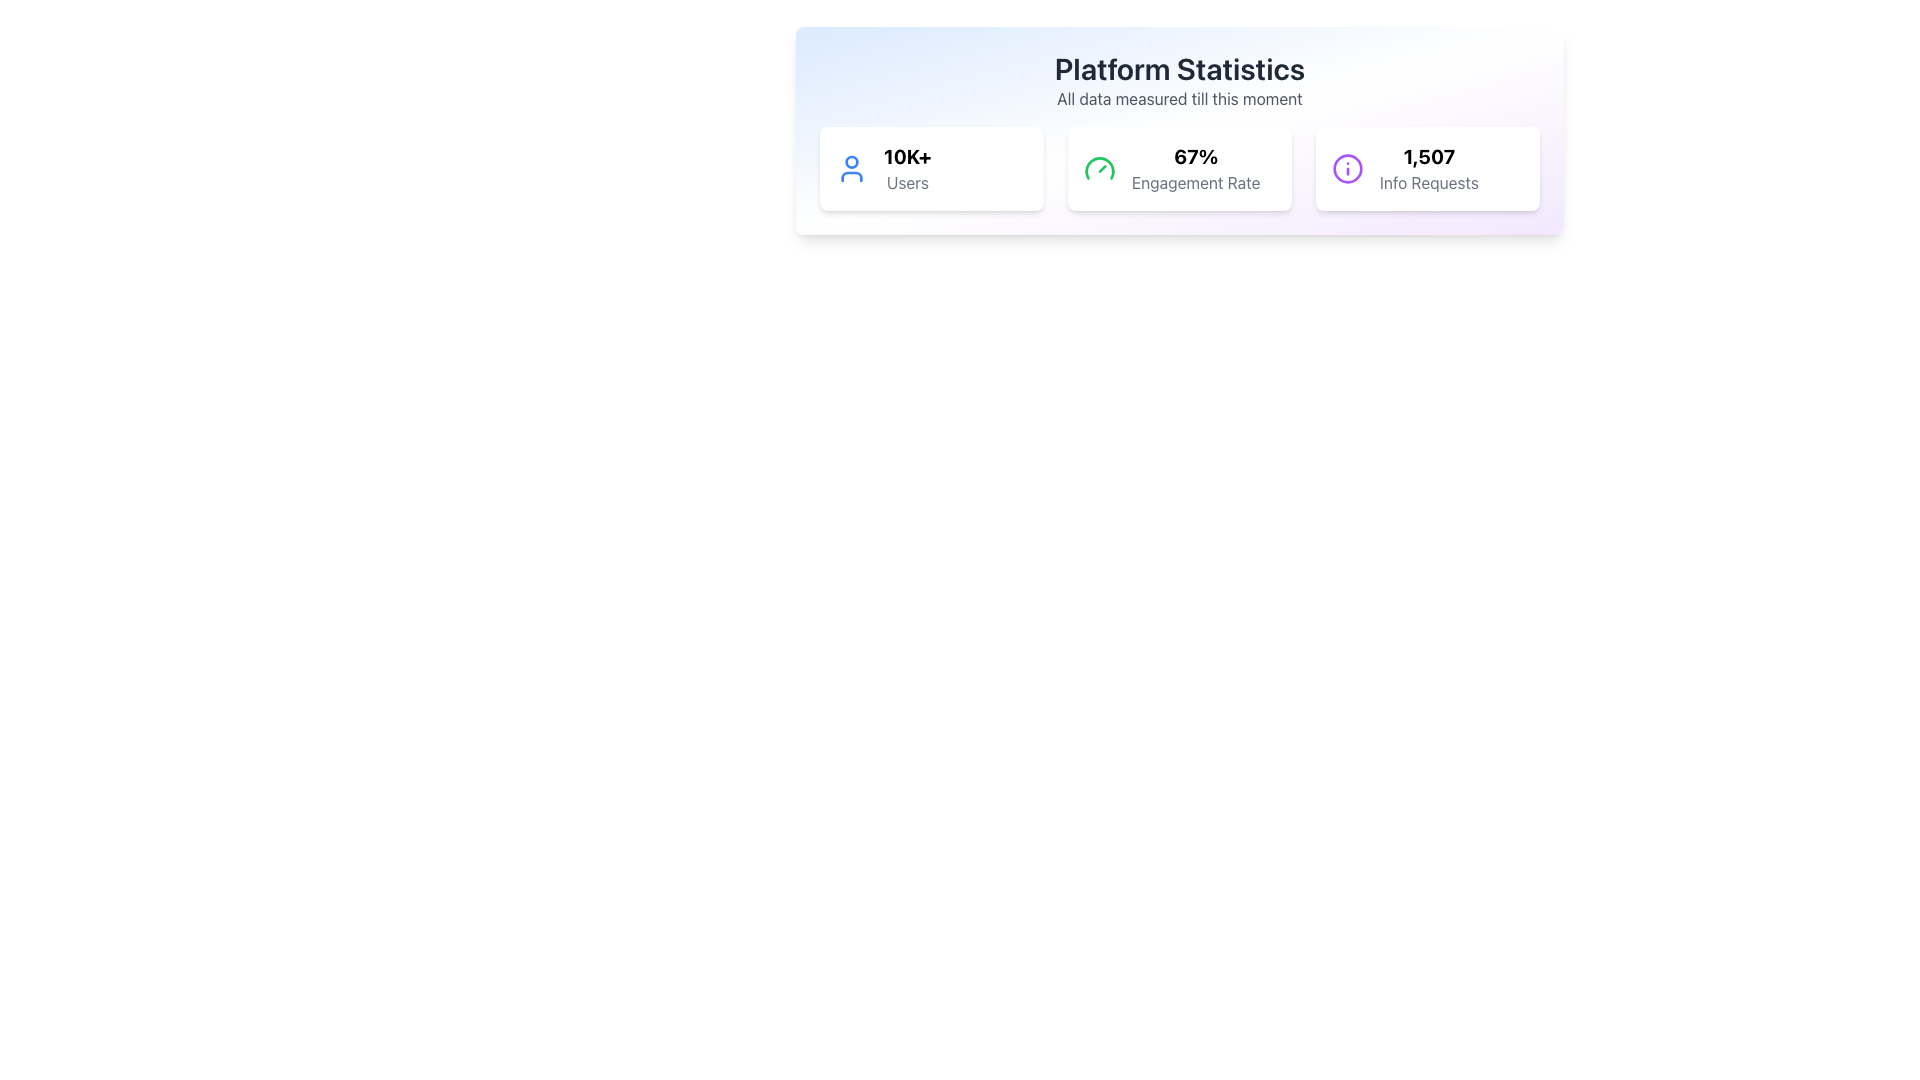  Describe the element at coordinates (1428, 182) in the screenshot. I see `the Text Label that identifies the count of 'Info Requests' located on the rightmost card in the statistics dashboard, positioned below the number '1,507'` at that location.